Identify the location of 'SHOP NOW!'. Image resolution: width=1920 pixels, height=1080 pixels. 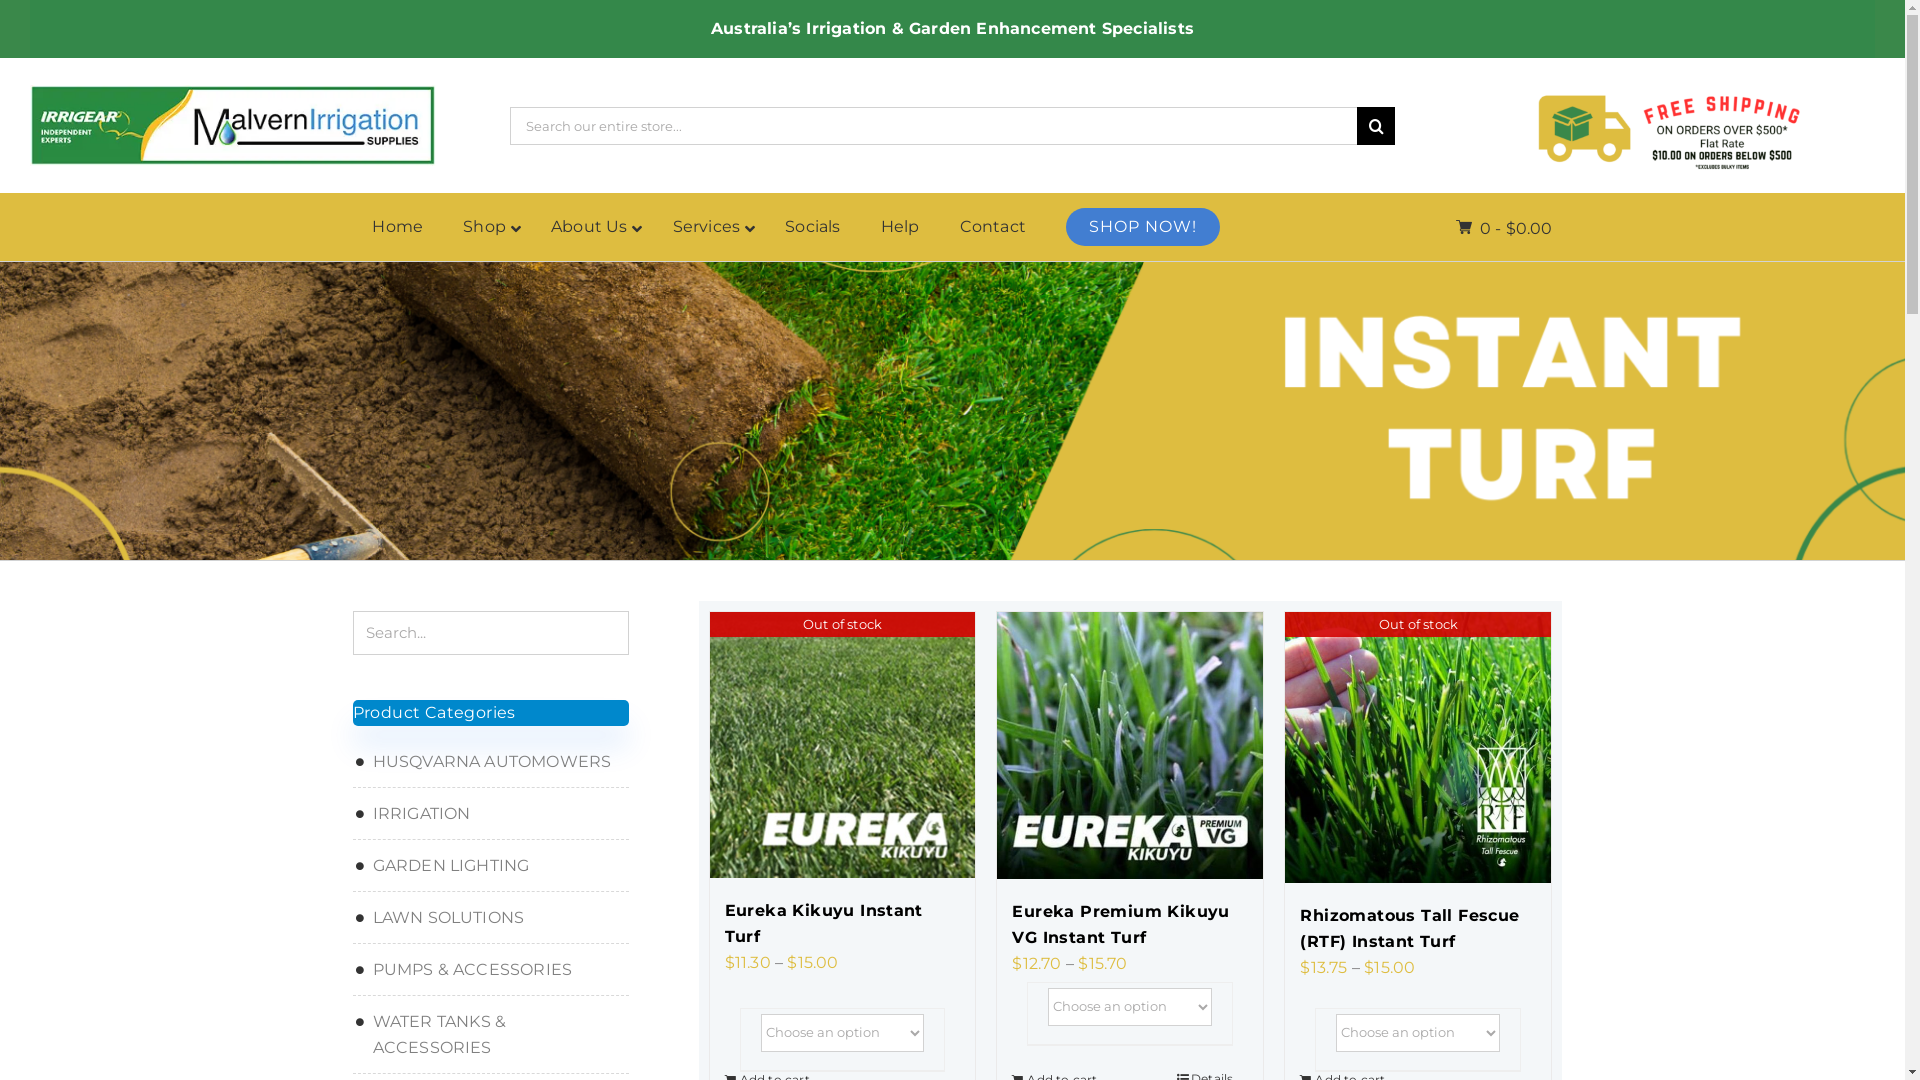
(1142, 226).